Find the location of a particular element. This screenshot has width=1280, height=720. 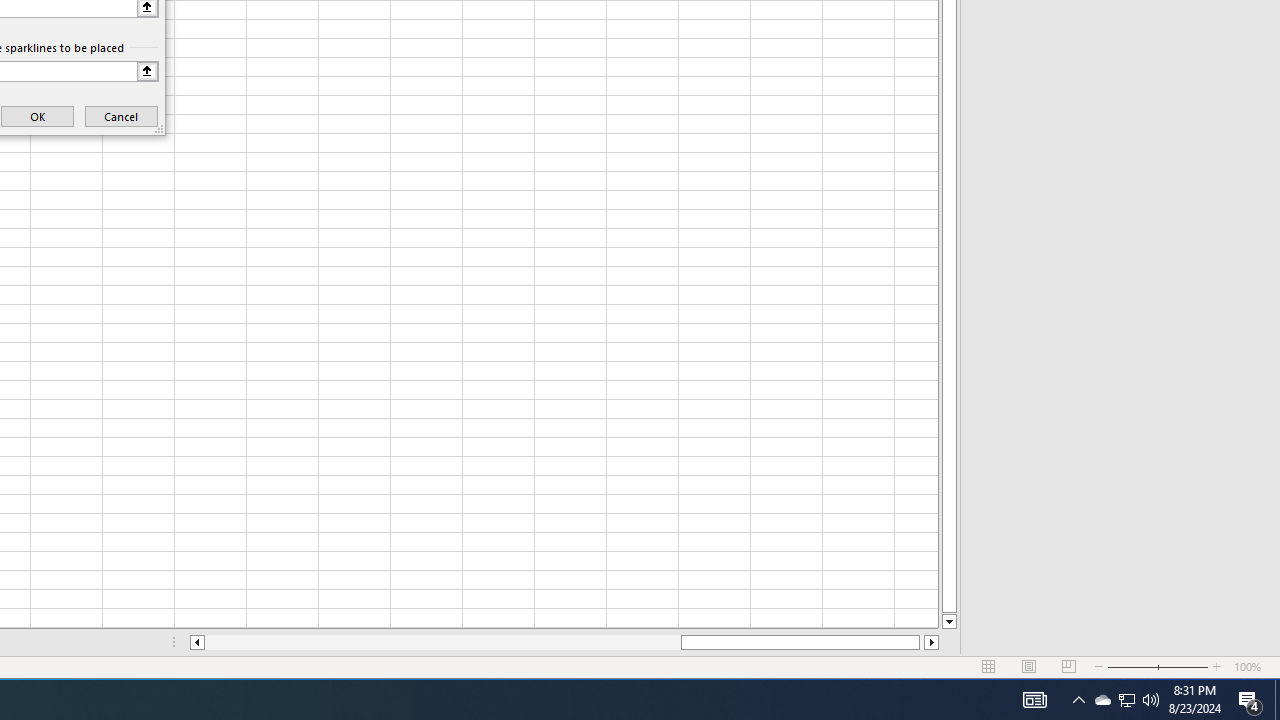

'Column right' is located at coordinates (931, 642).